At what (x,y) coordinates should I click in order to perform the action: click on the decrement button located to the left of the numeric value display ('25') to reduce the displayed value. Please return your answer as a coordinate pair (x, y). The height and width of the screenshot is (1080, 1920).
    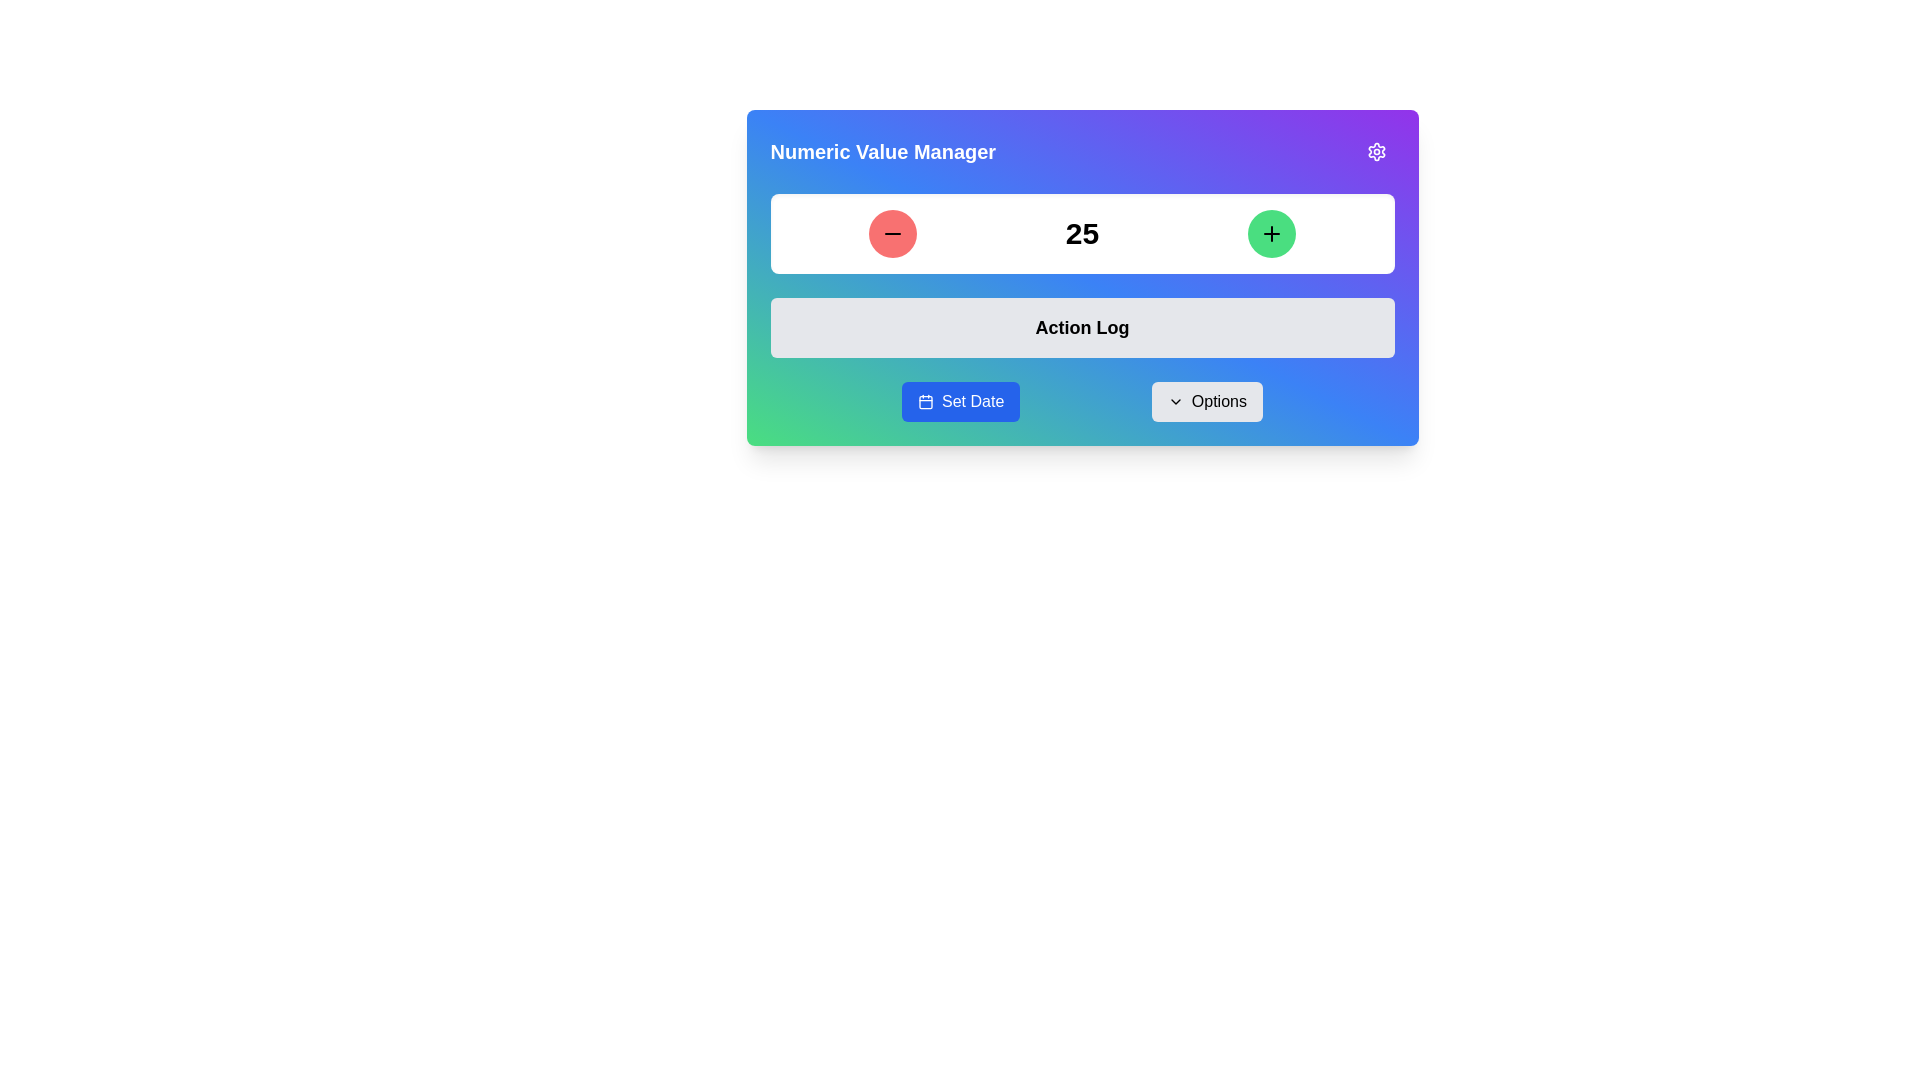
    Looking at the image, I should click on (891, 233).